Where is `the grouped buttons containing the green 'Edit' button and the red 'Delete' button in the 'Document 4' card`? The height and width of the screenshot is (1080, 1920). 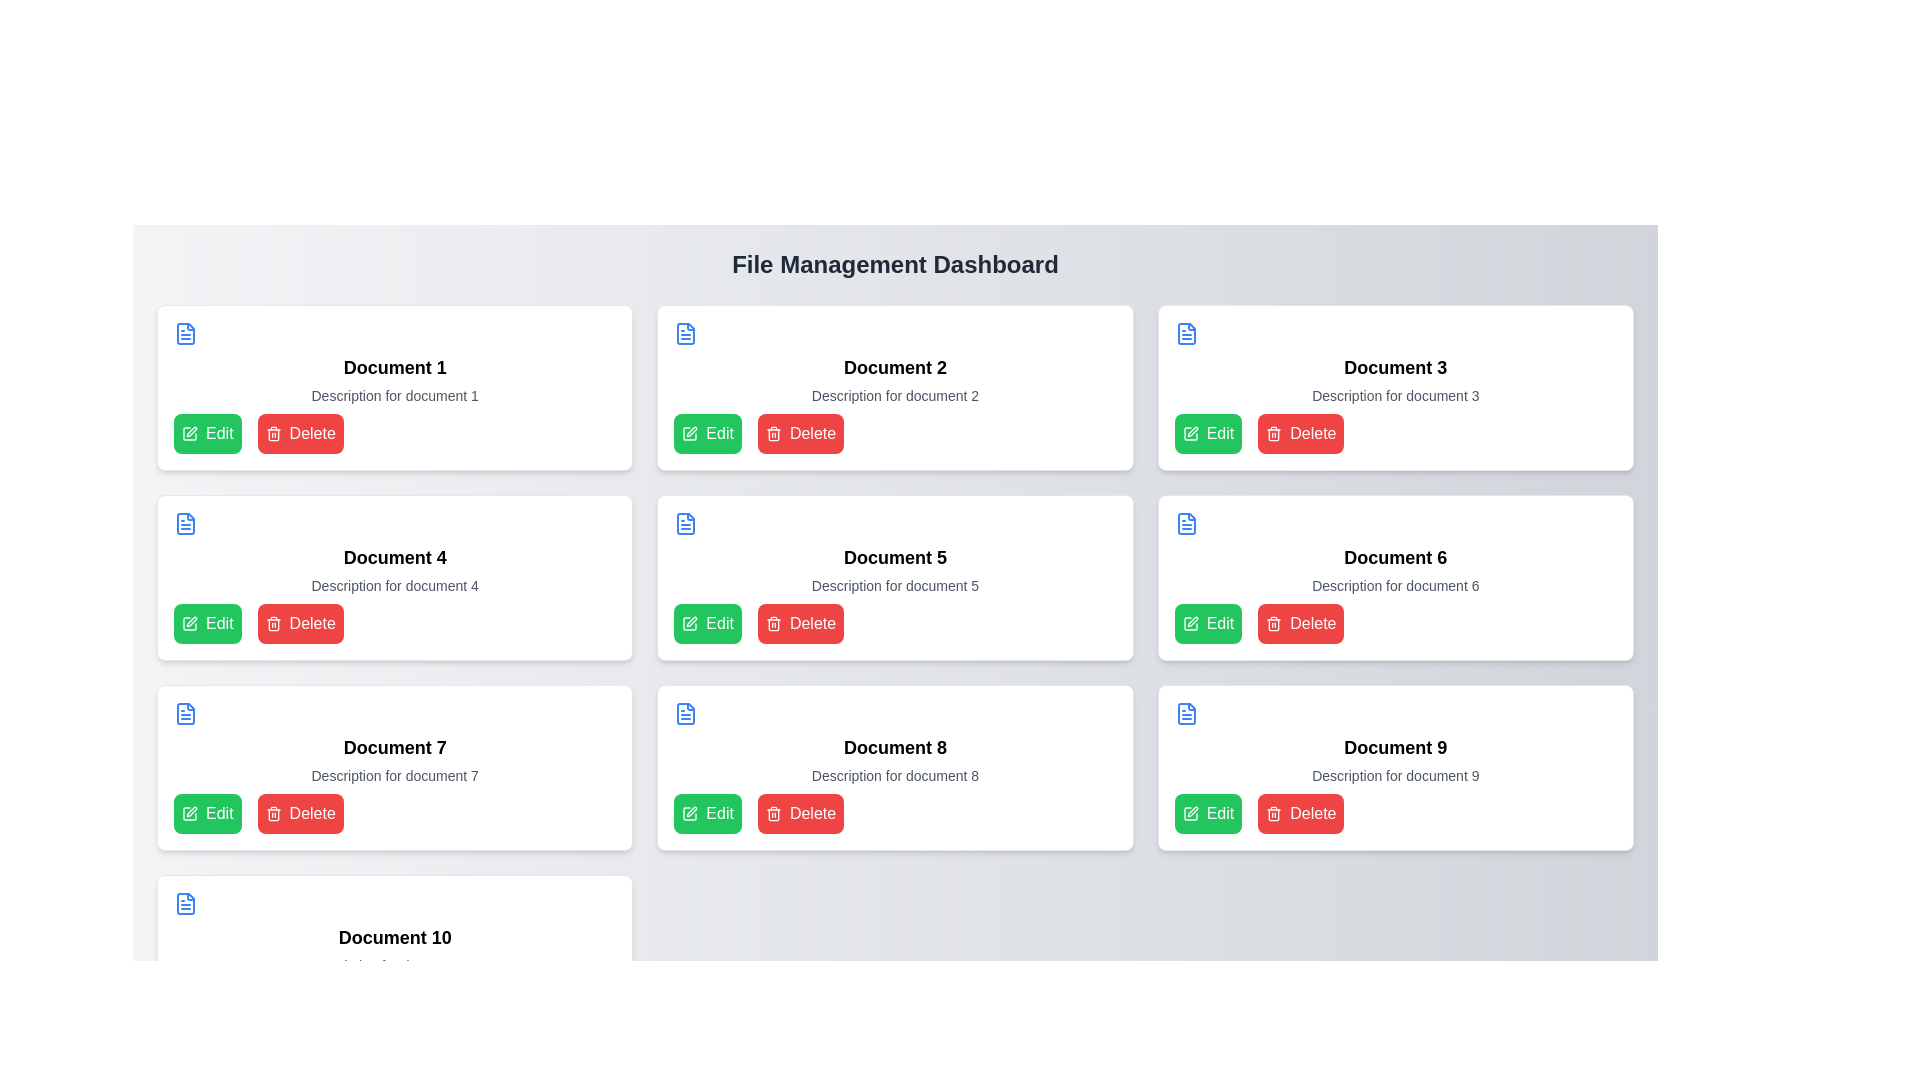 the grouped buttons containing the green 'Edit' button and the red 'Delete' button in the 'Document 4' card is located at coordinates (395, 623).